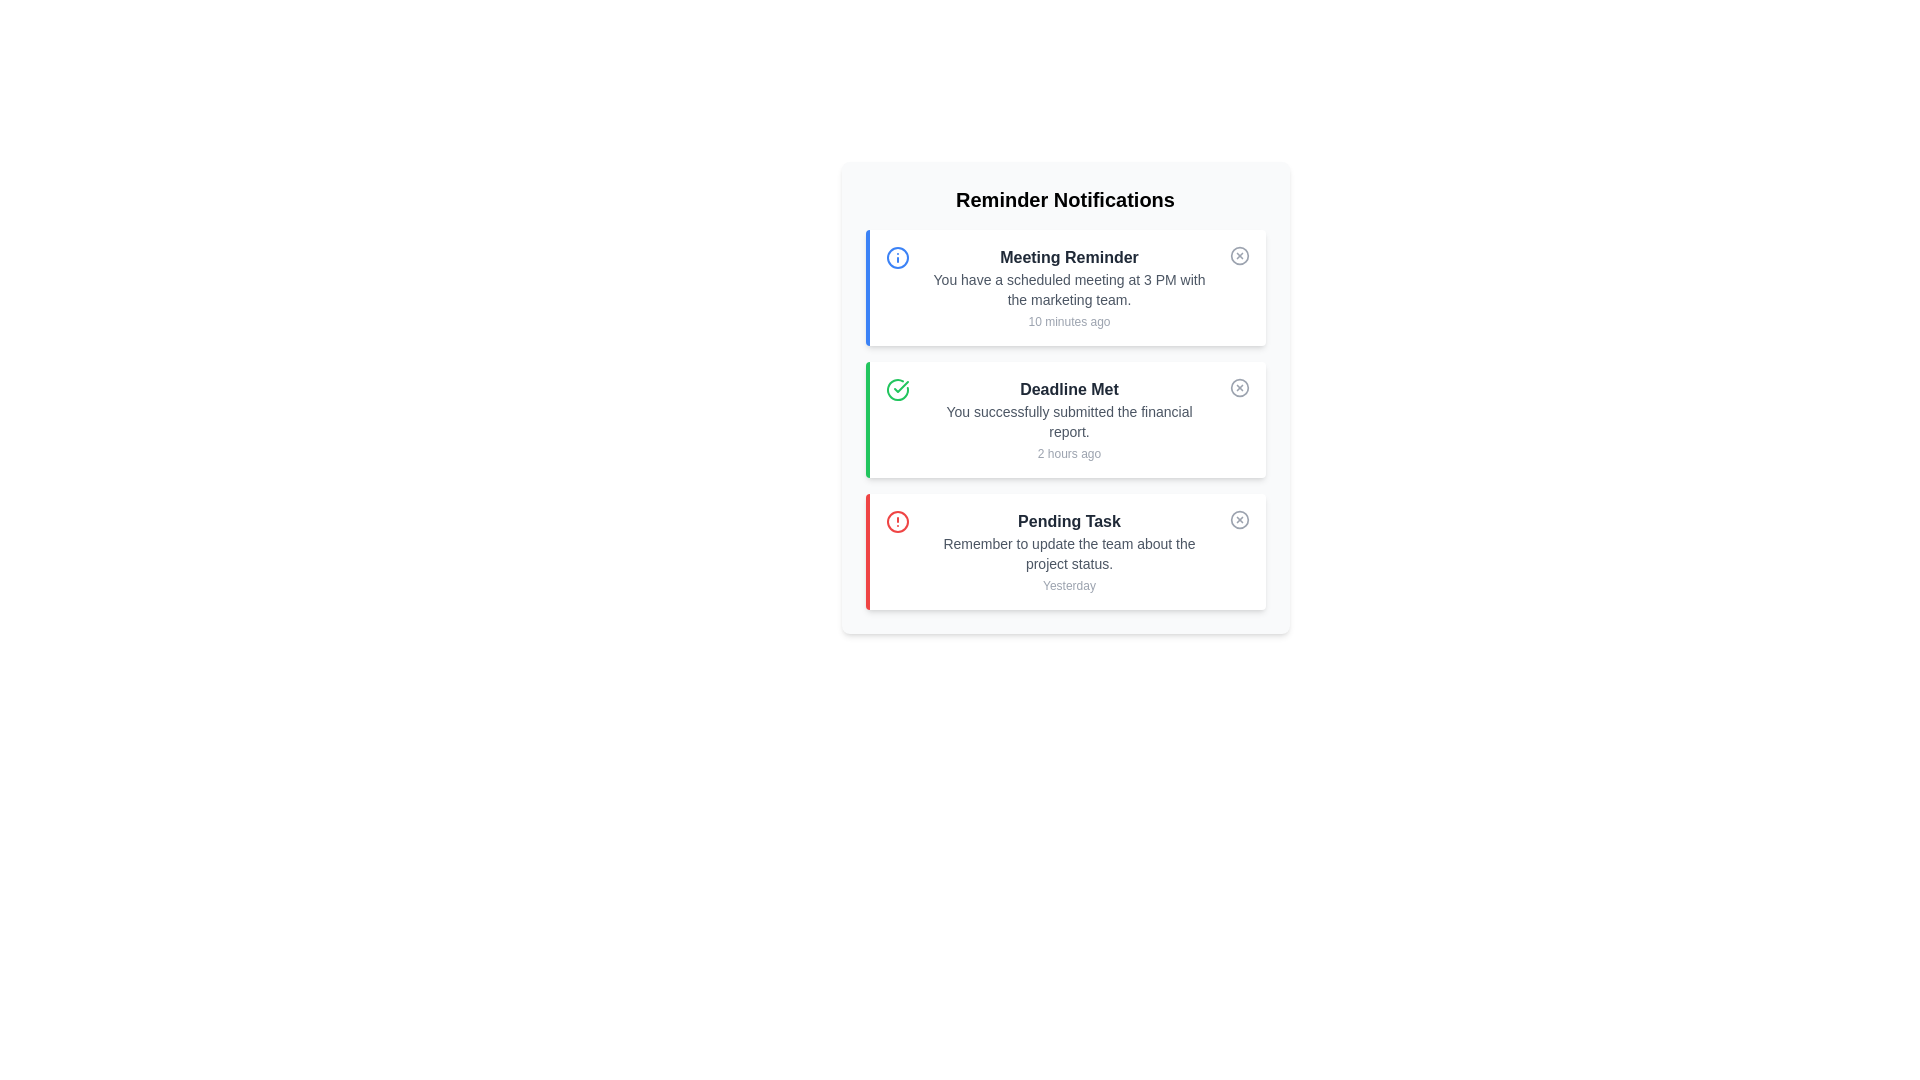  Describe the element at coordinates (1068, 420) in the screenshot. I see `the text element displaying 'You successfully submitted the financial report.' which is located beneath the 'Deadline Met' heading in the notification panel` at that location.